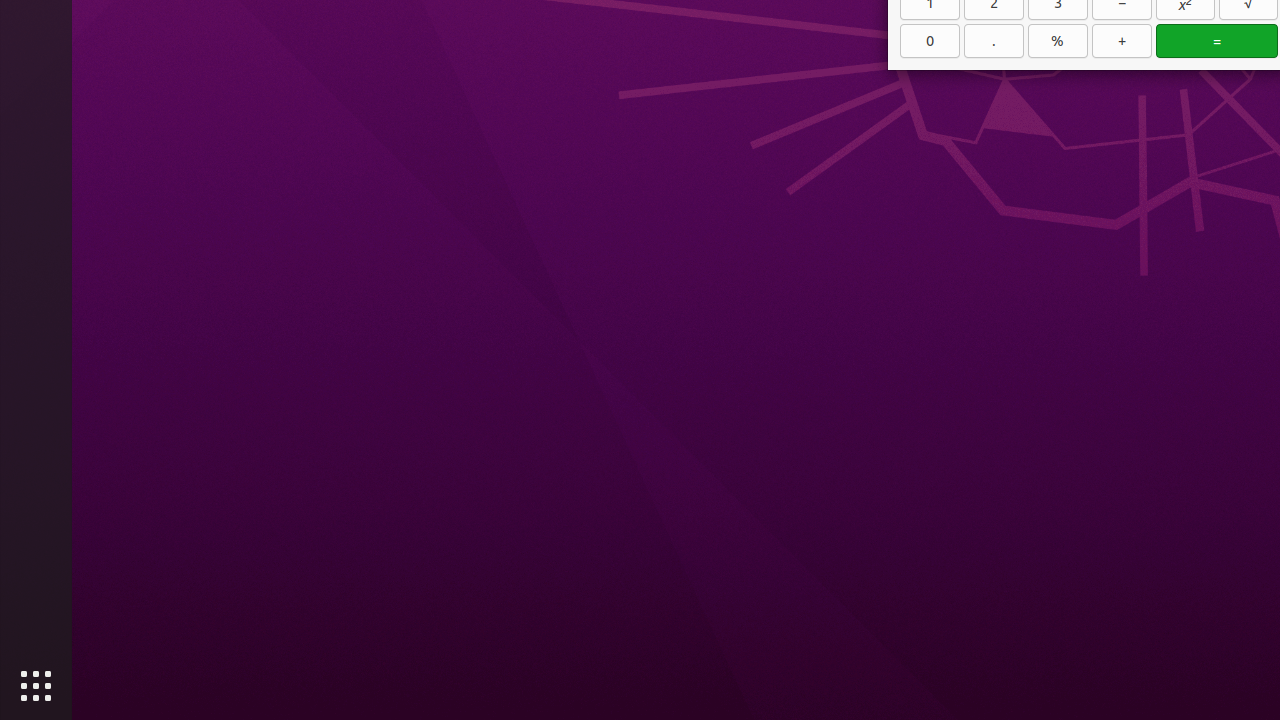  Describe the element at coordinates (994, 40) in the screenshot. I see `'.'` at that location.